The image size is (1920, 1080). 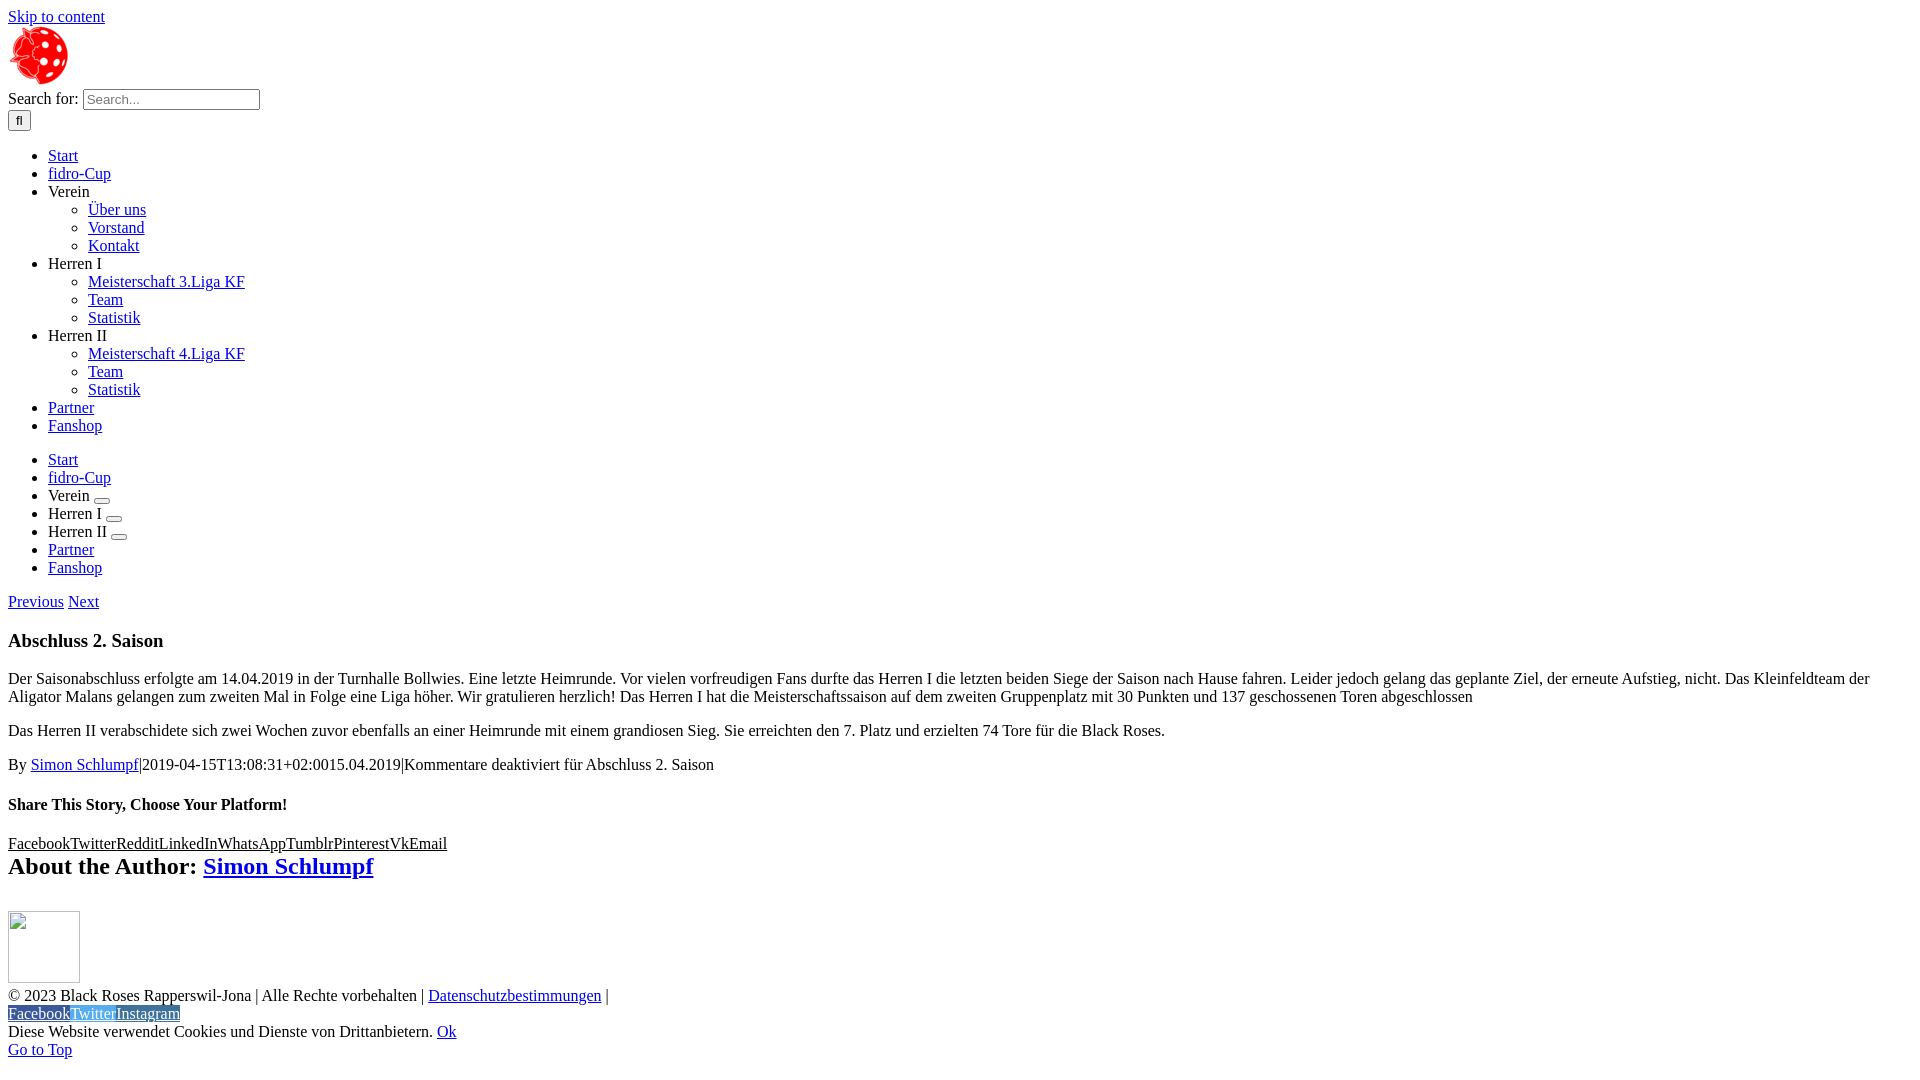 I want to click on 'Vk', so click(x=398, y=843).